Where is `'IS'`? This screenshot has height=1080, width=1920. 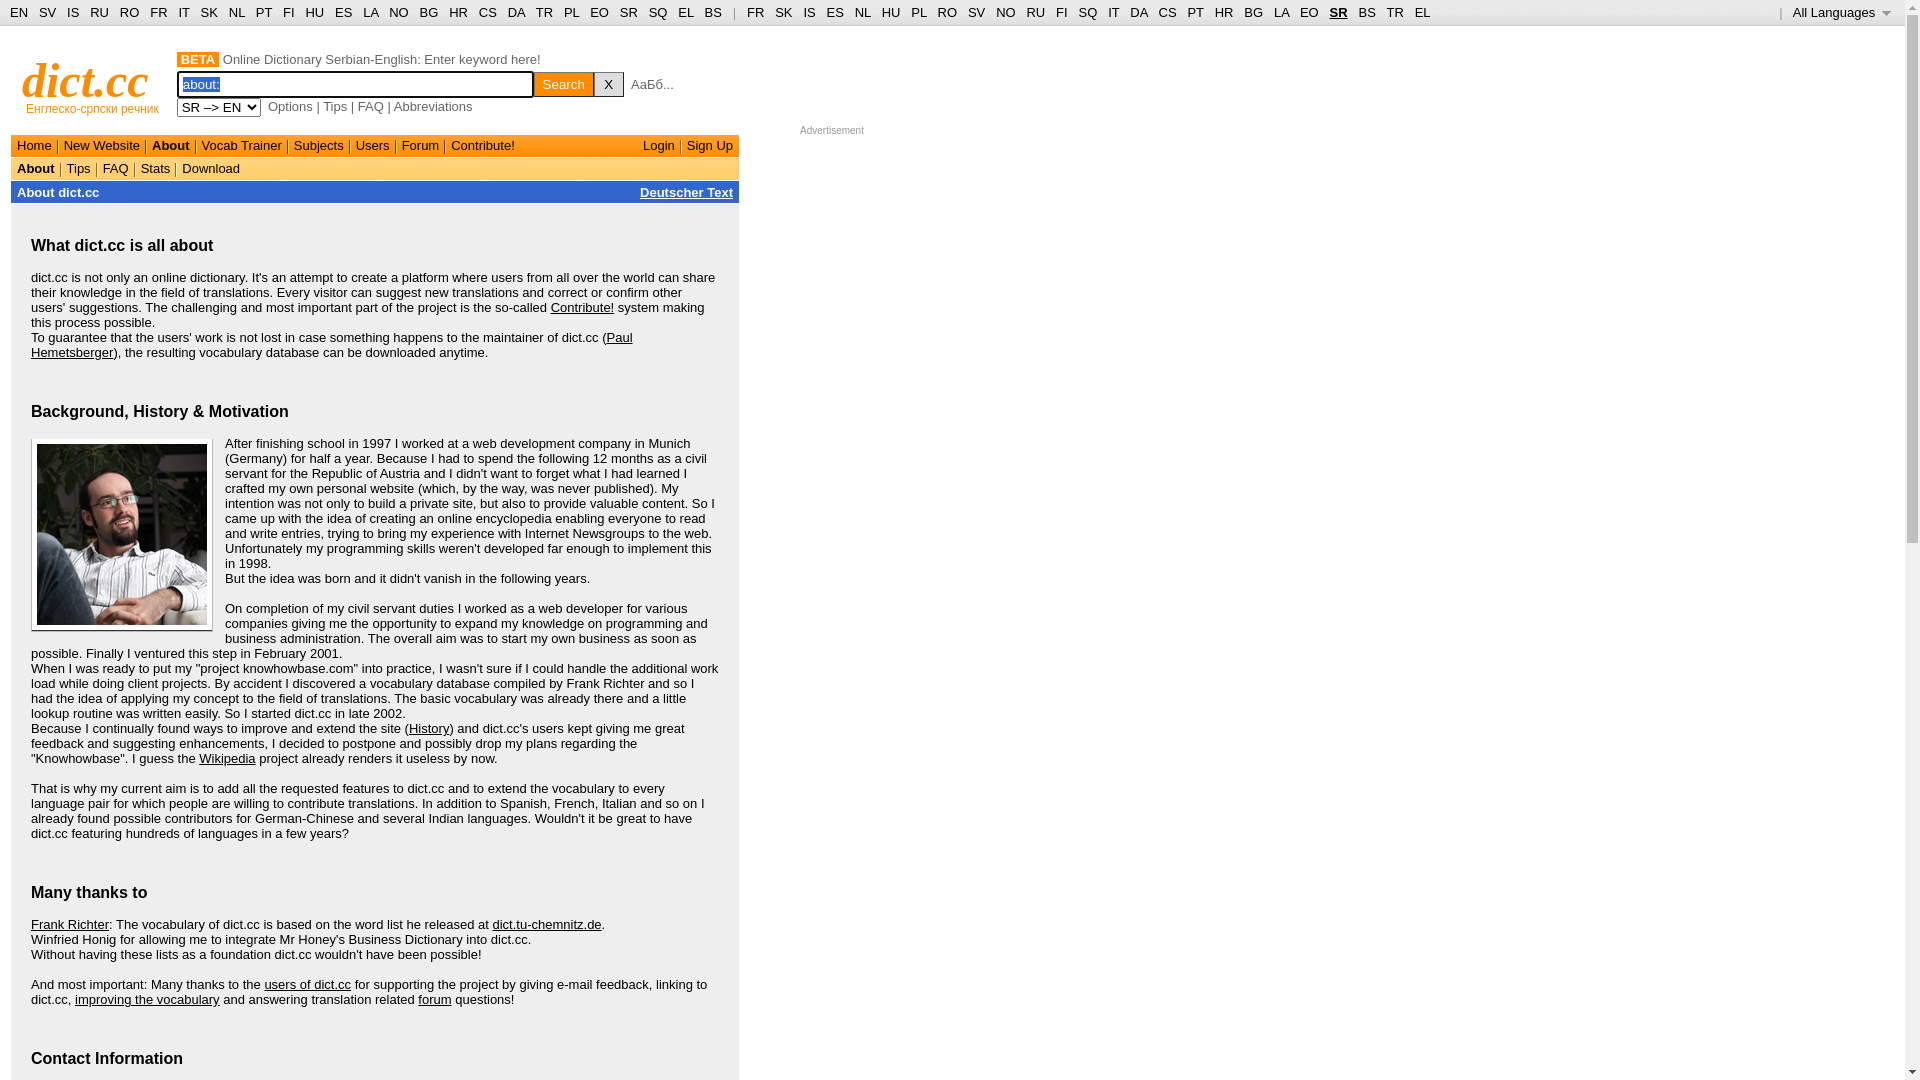 'IS' is located at coordinates (802, 12).